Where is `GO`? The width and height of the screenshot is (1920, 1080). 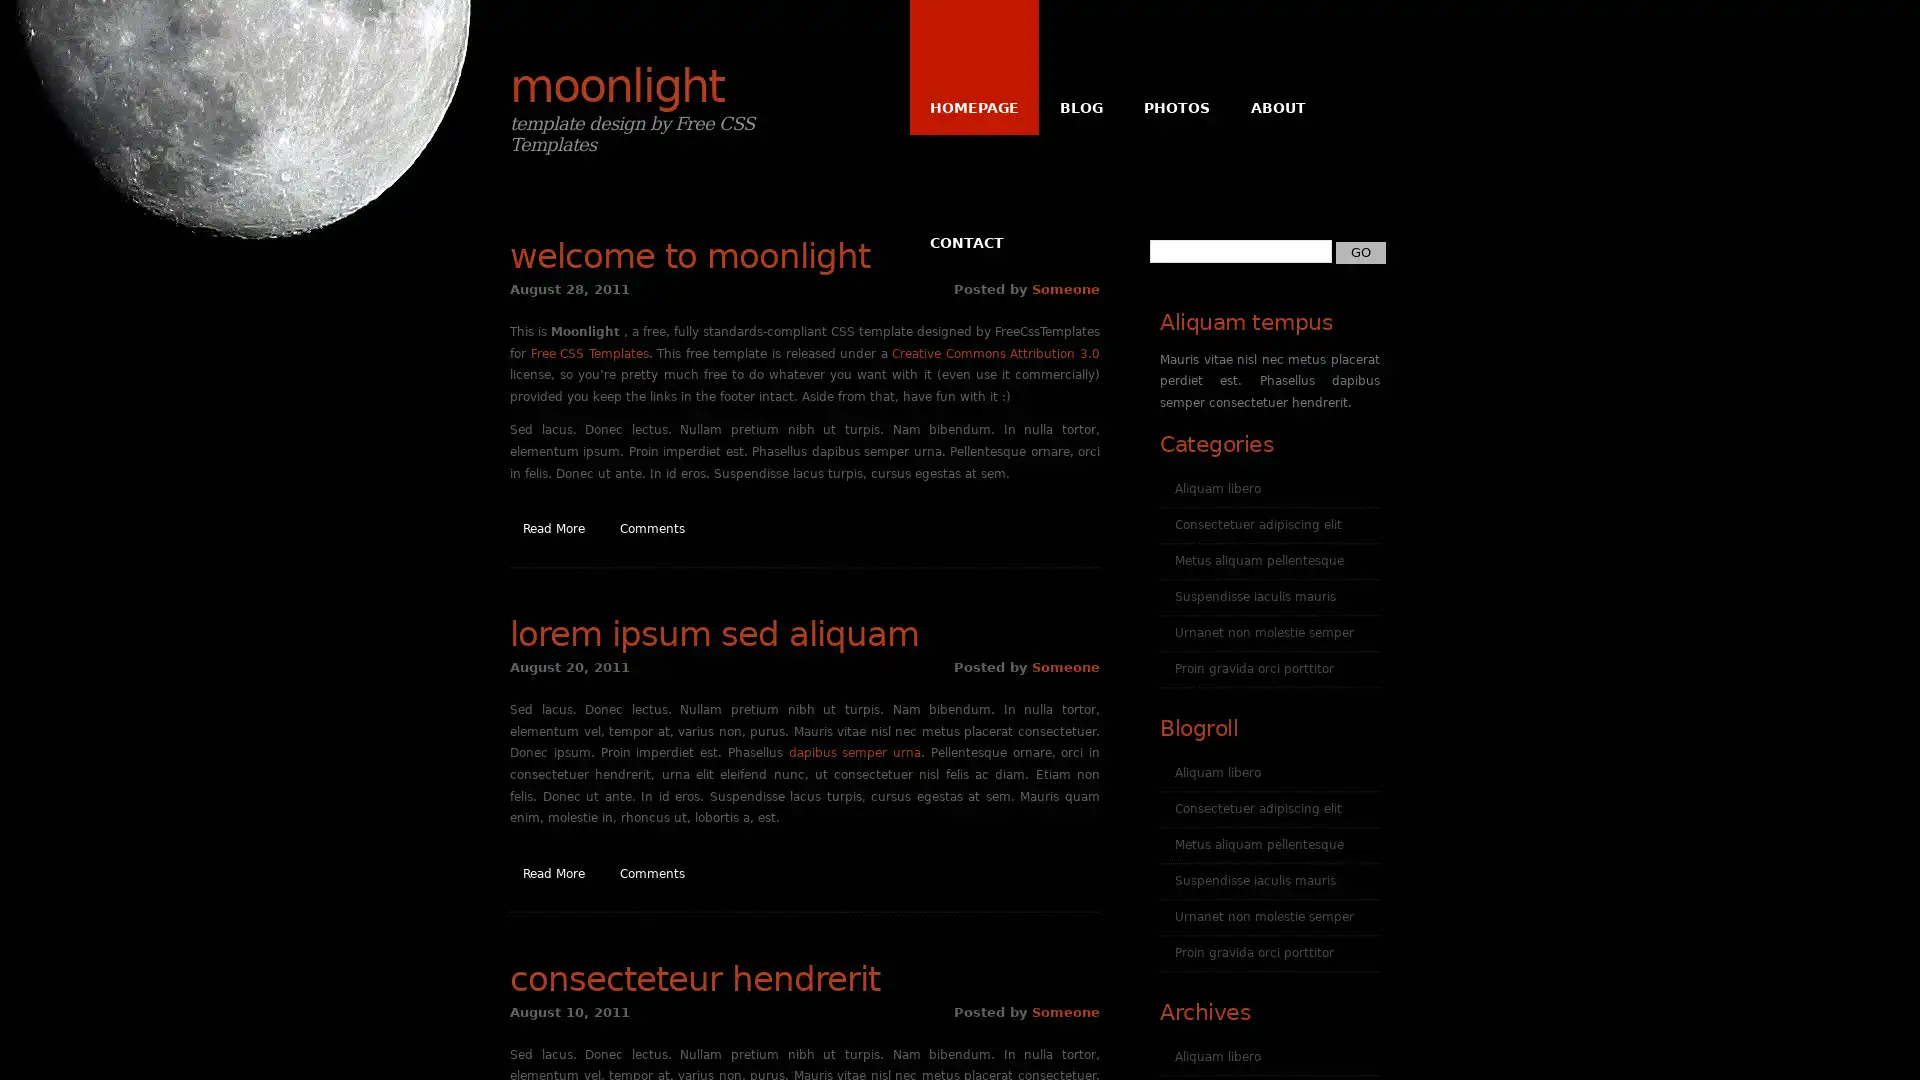
GO is located at coordinates (1360, 250).